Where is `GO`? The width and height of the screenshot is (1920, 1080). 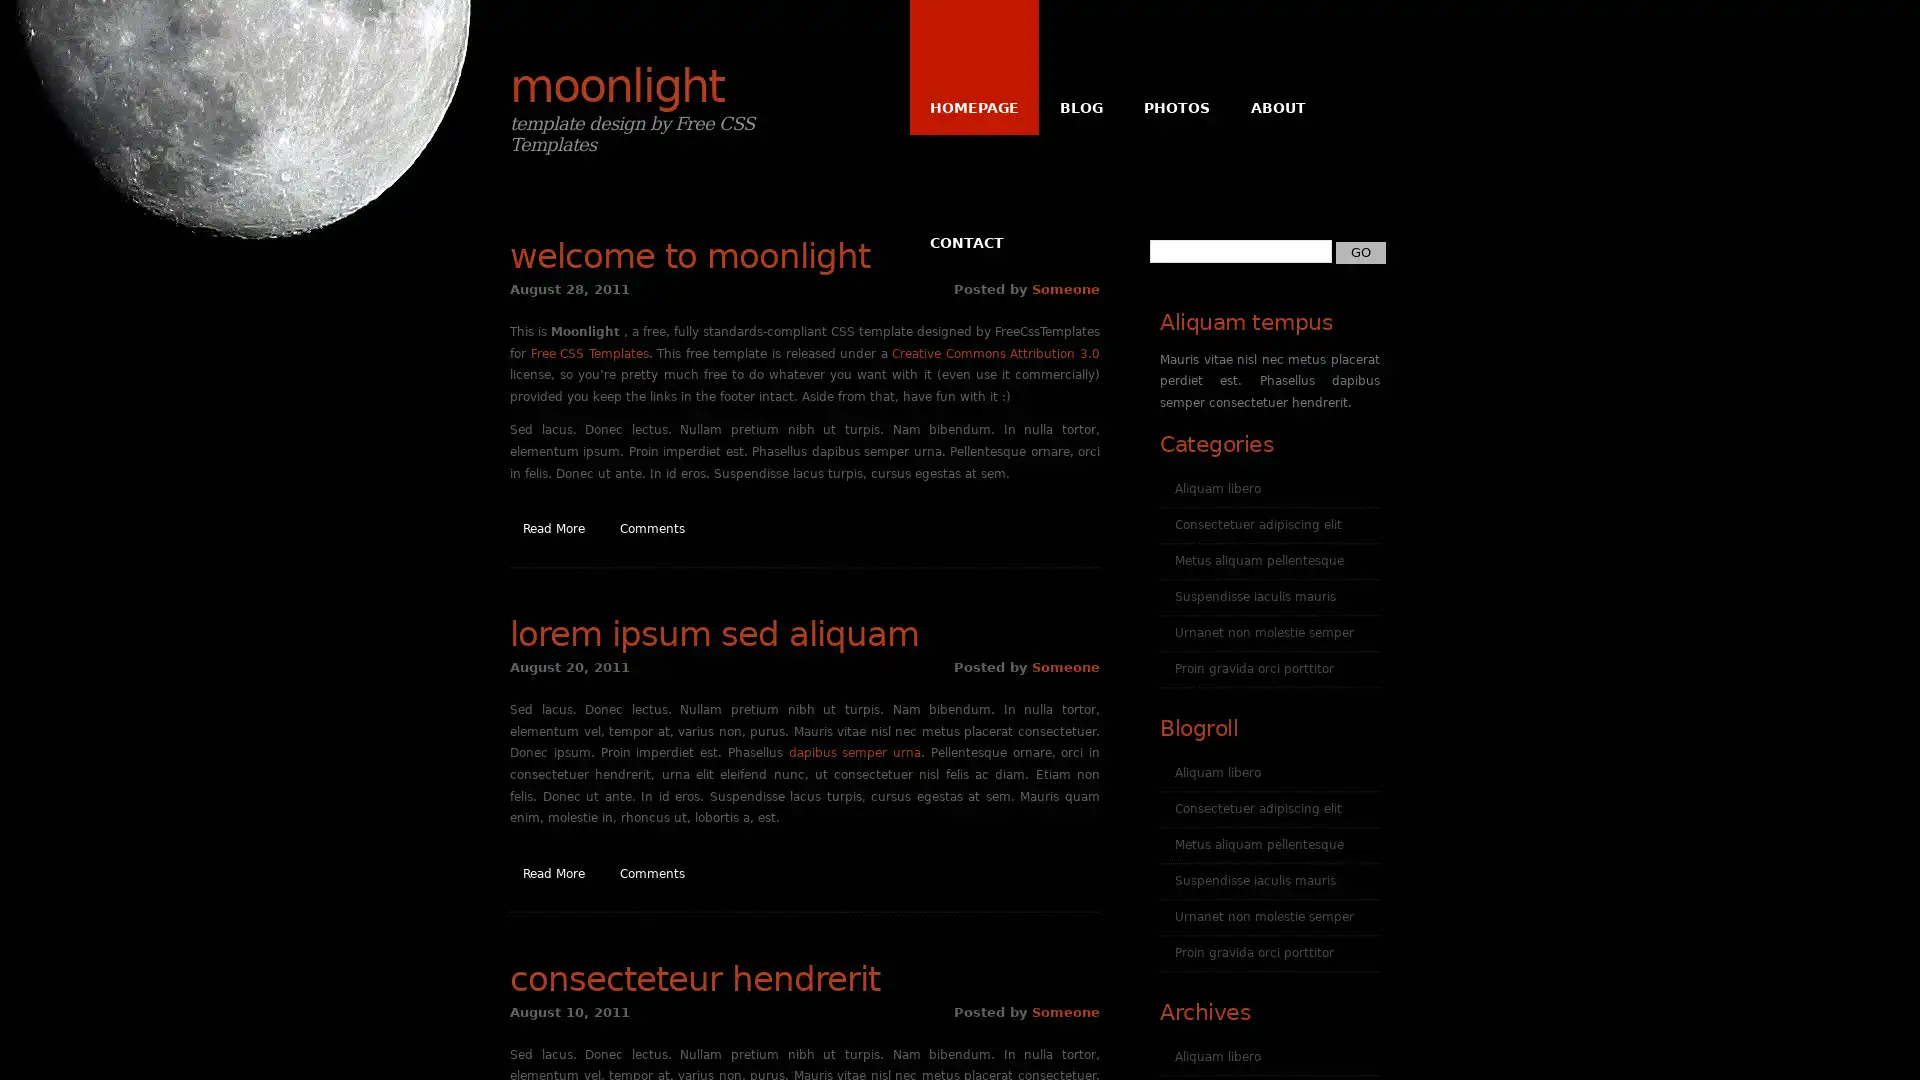
GO is located at coordinates (1360, 250).